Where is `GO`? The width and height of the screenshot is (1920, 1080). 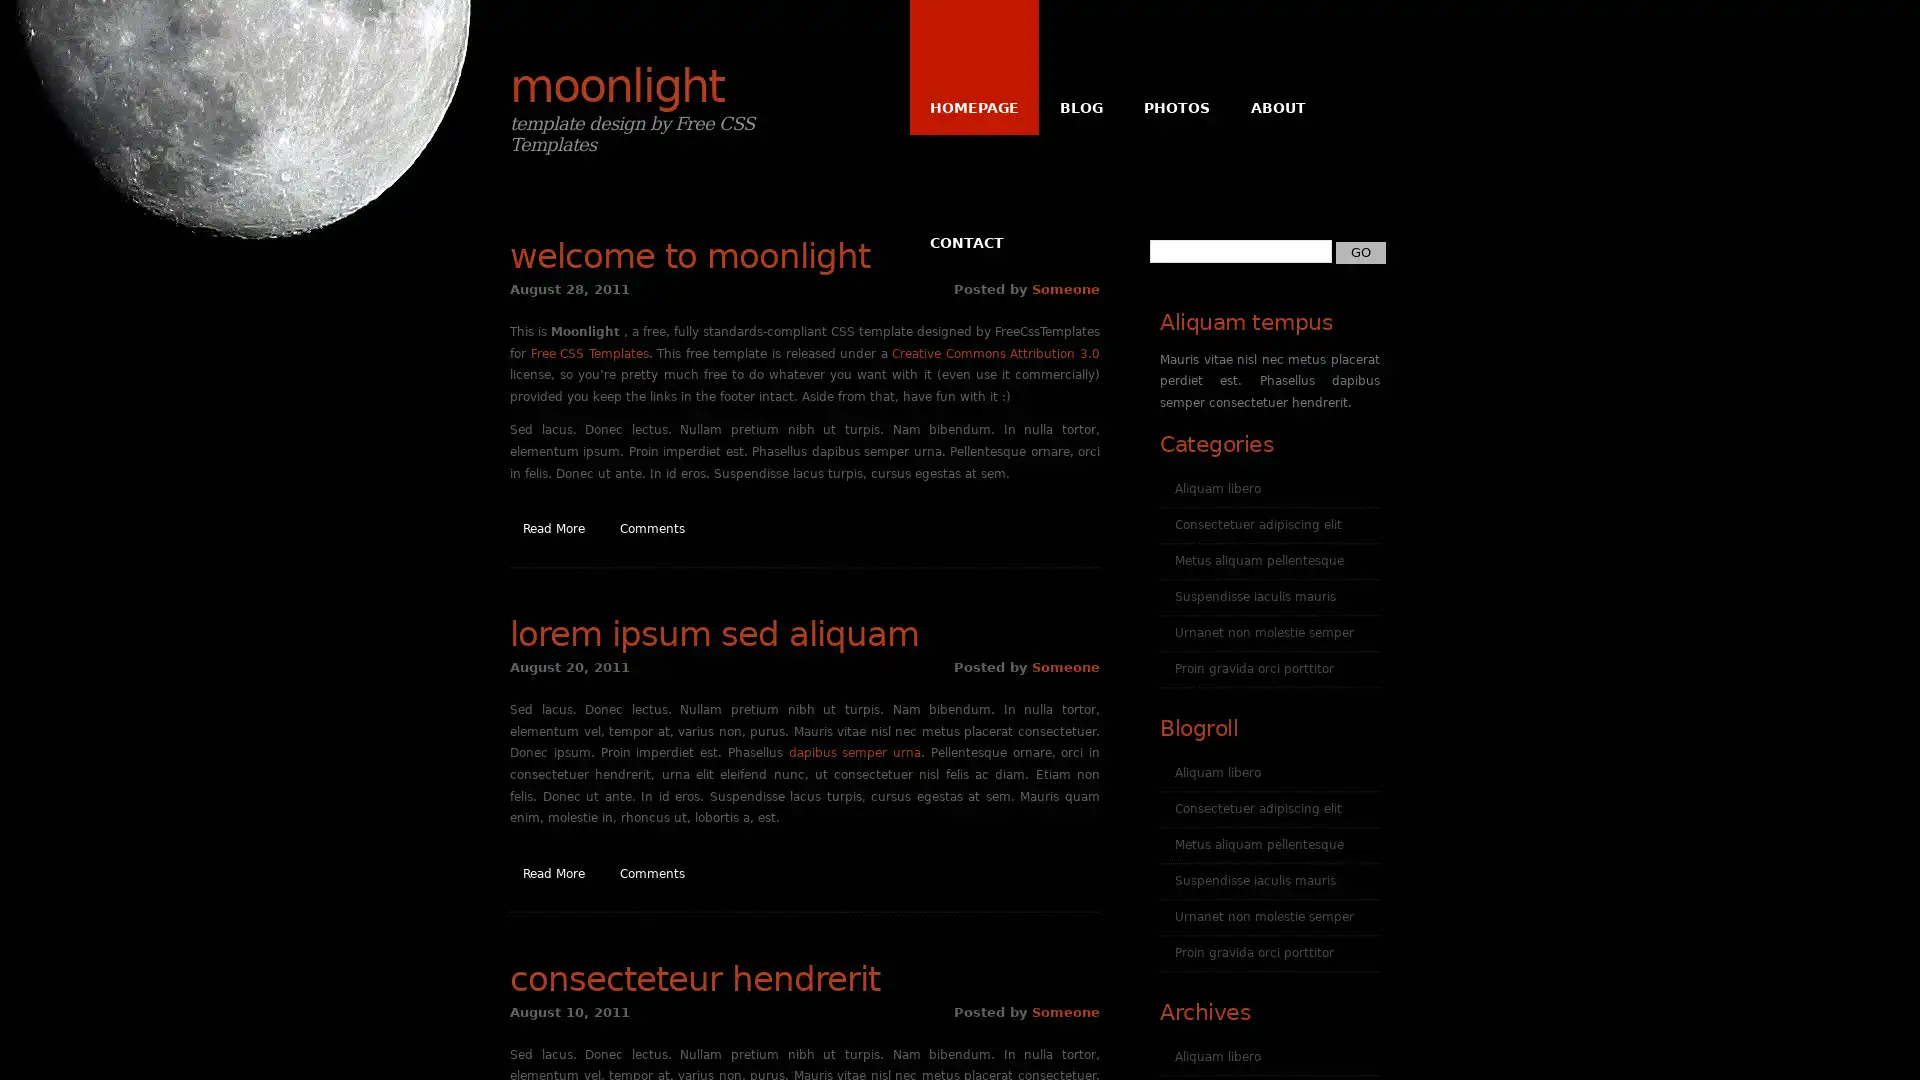
GO is located at coordinates (1360, 250).